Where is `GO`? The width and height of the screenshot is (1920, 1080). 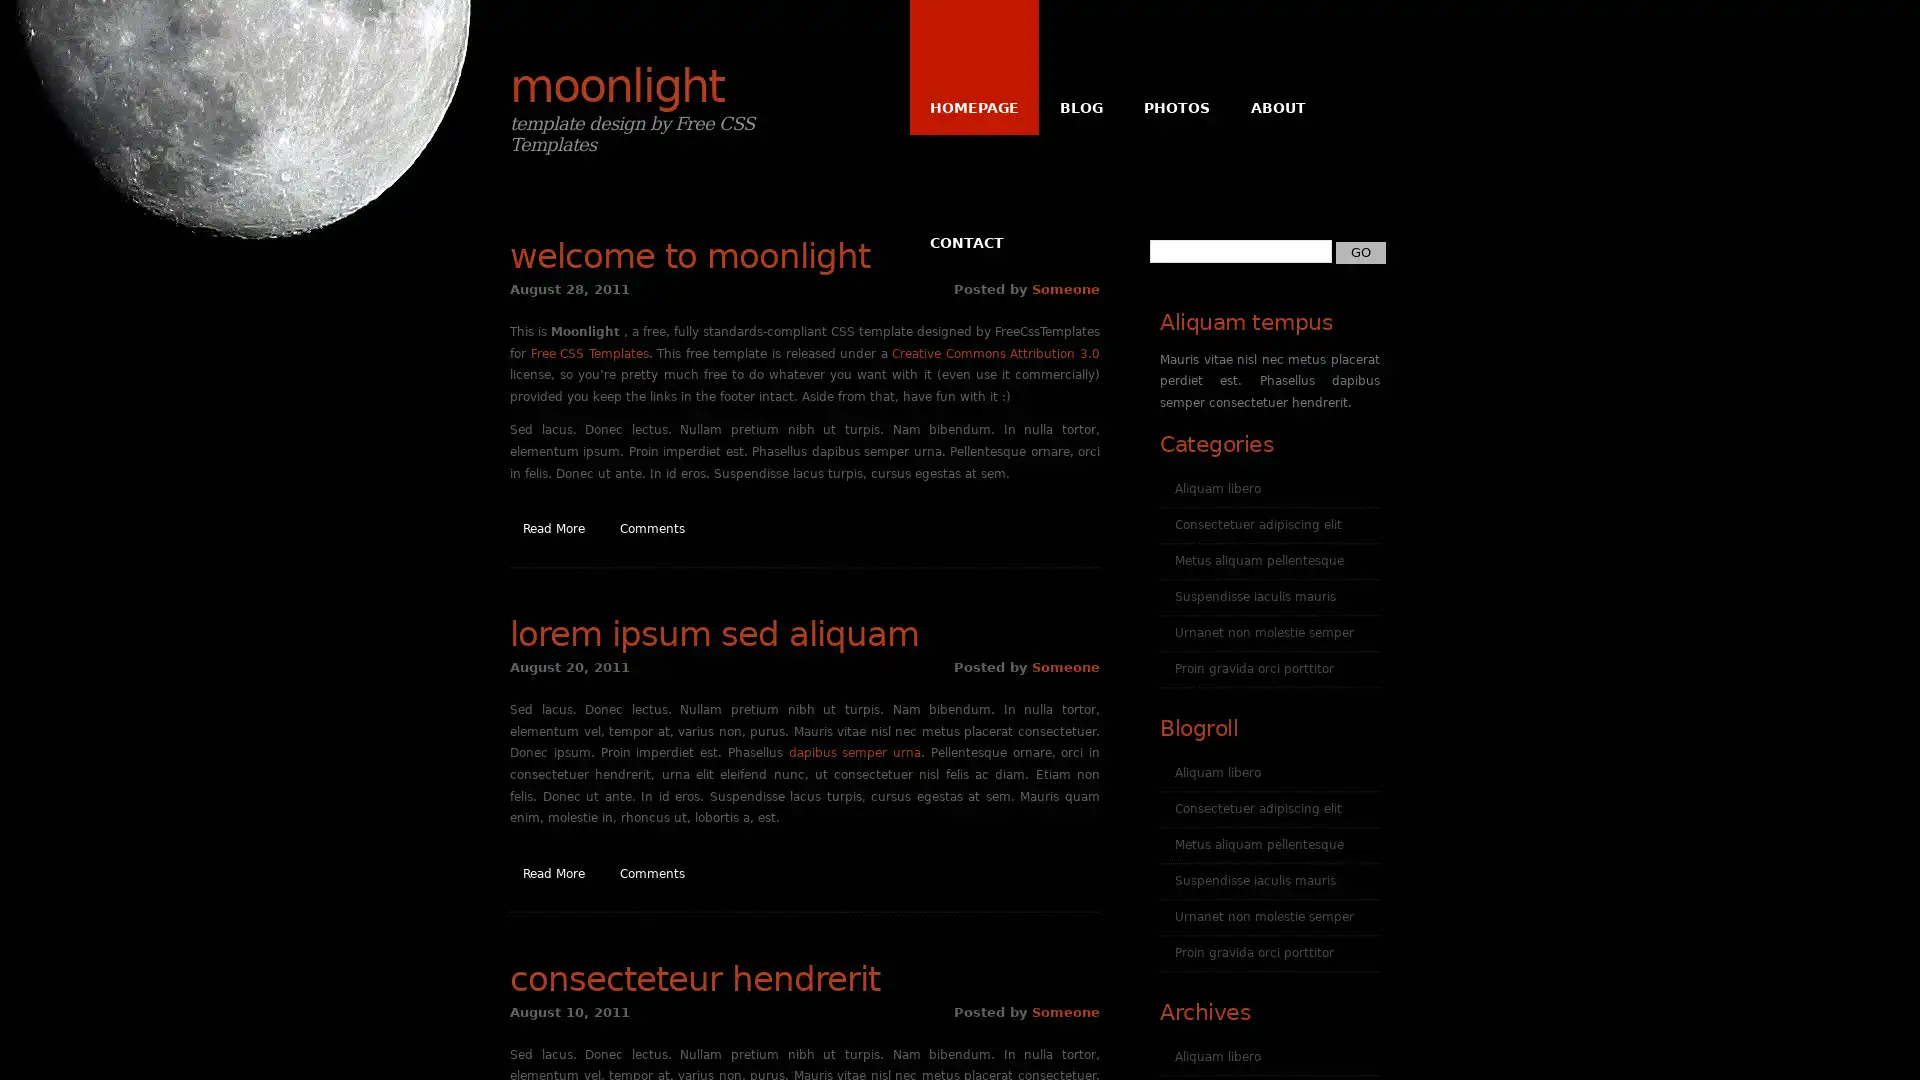
GO is located at coordinates (1360, 250).